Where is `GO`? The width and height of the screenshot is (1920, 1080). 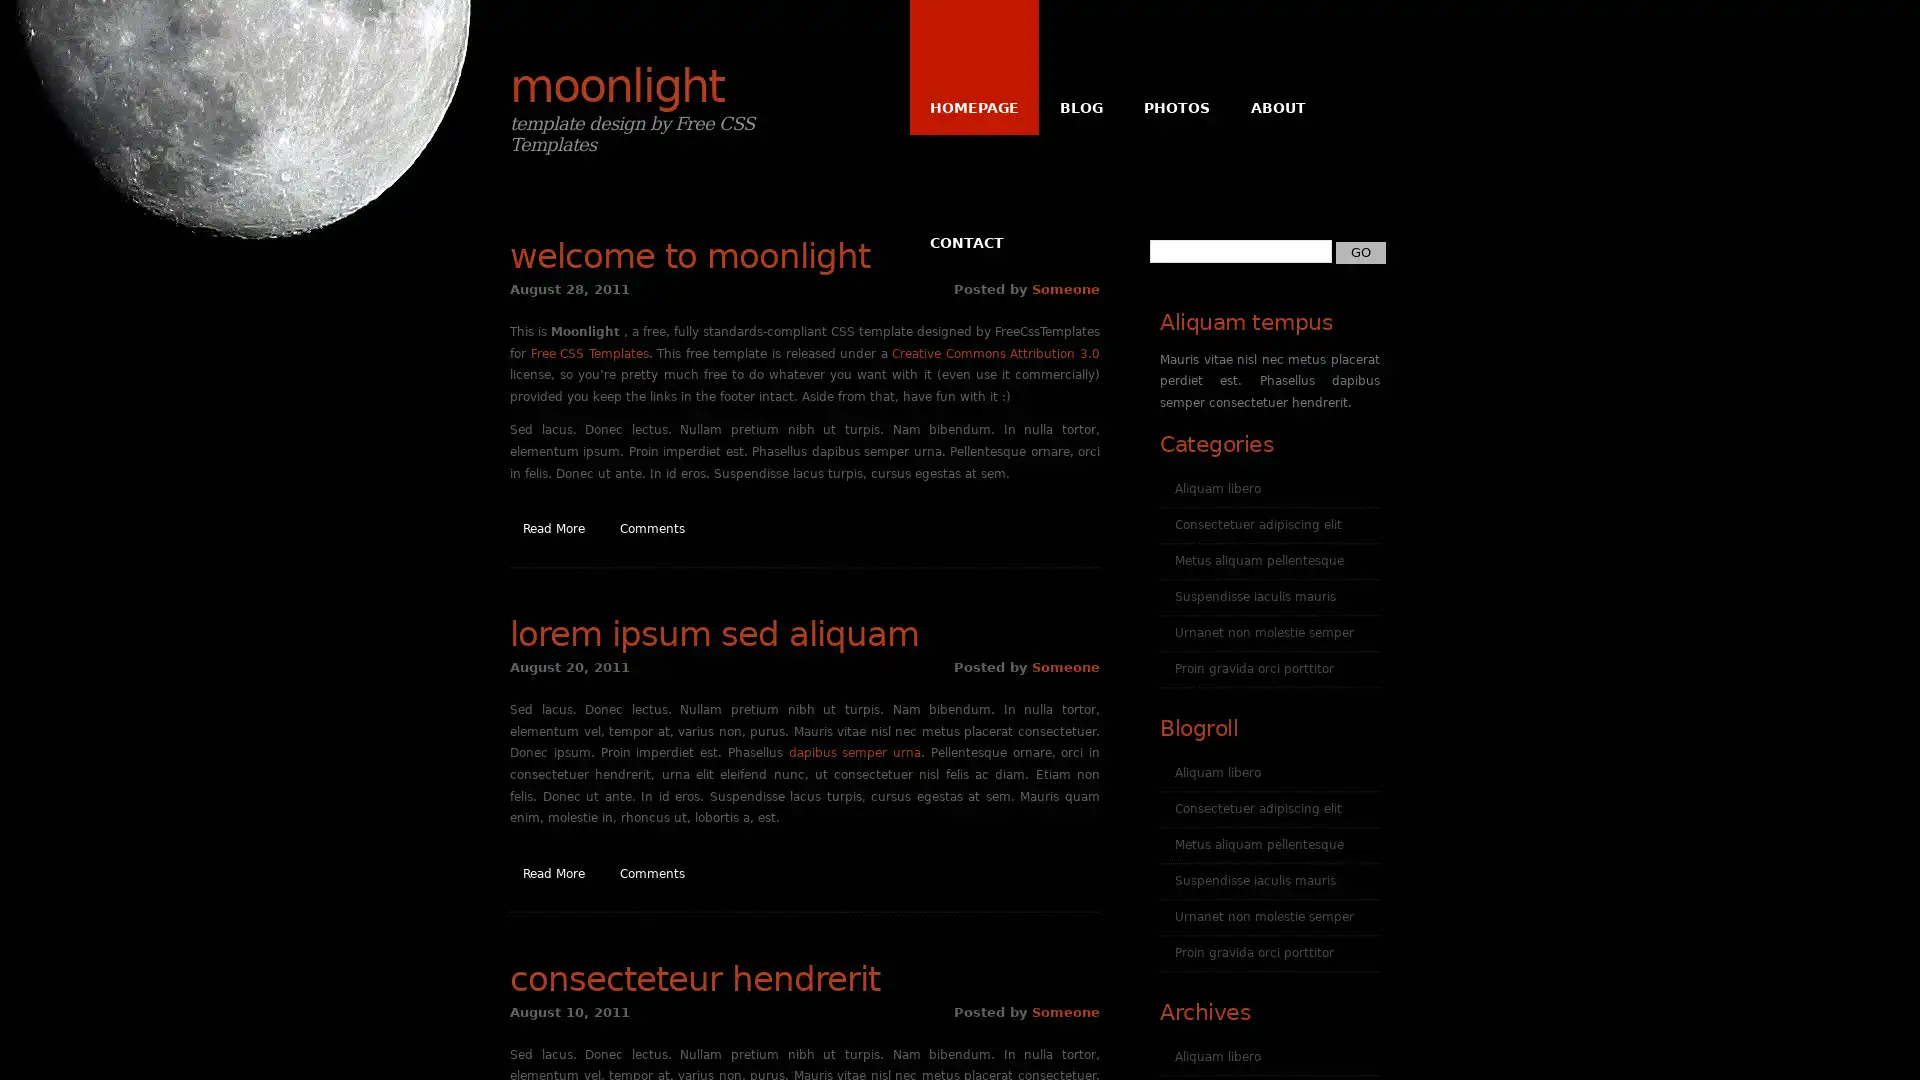
GO is located at coordinates (1360, 250).